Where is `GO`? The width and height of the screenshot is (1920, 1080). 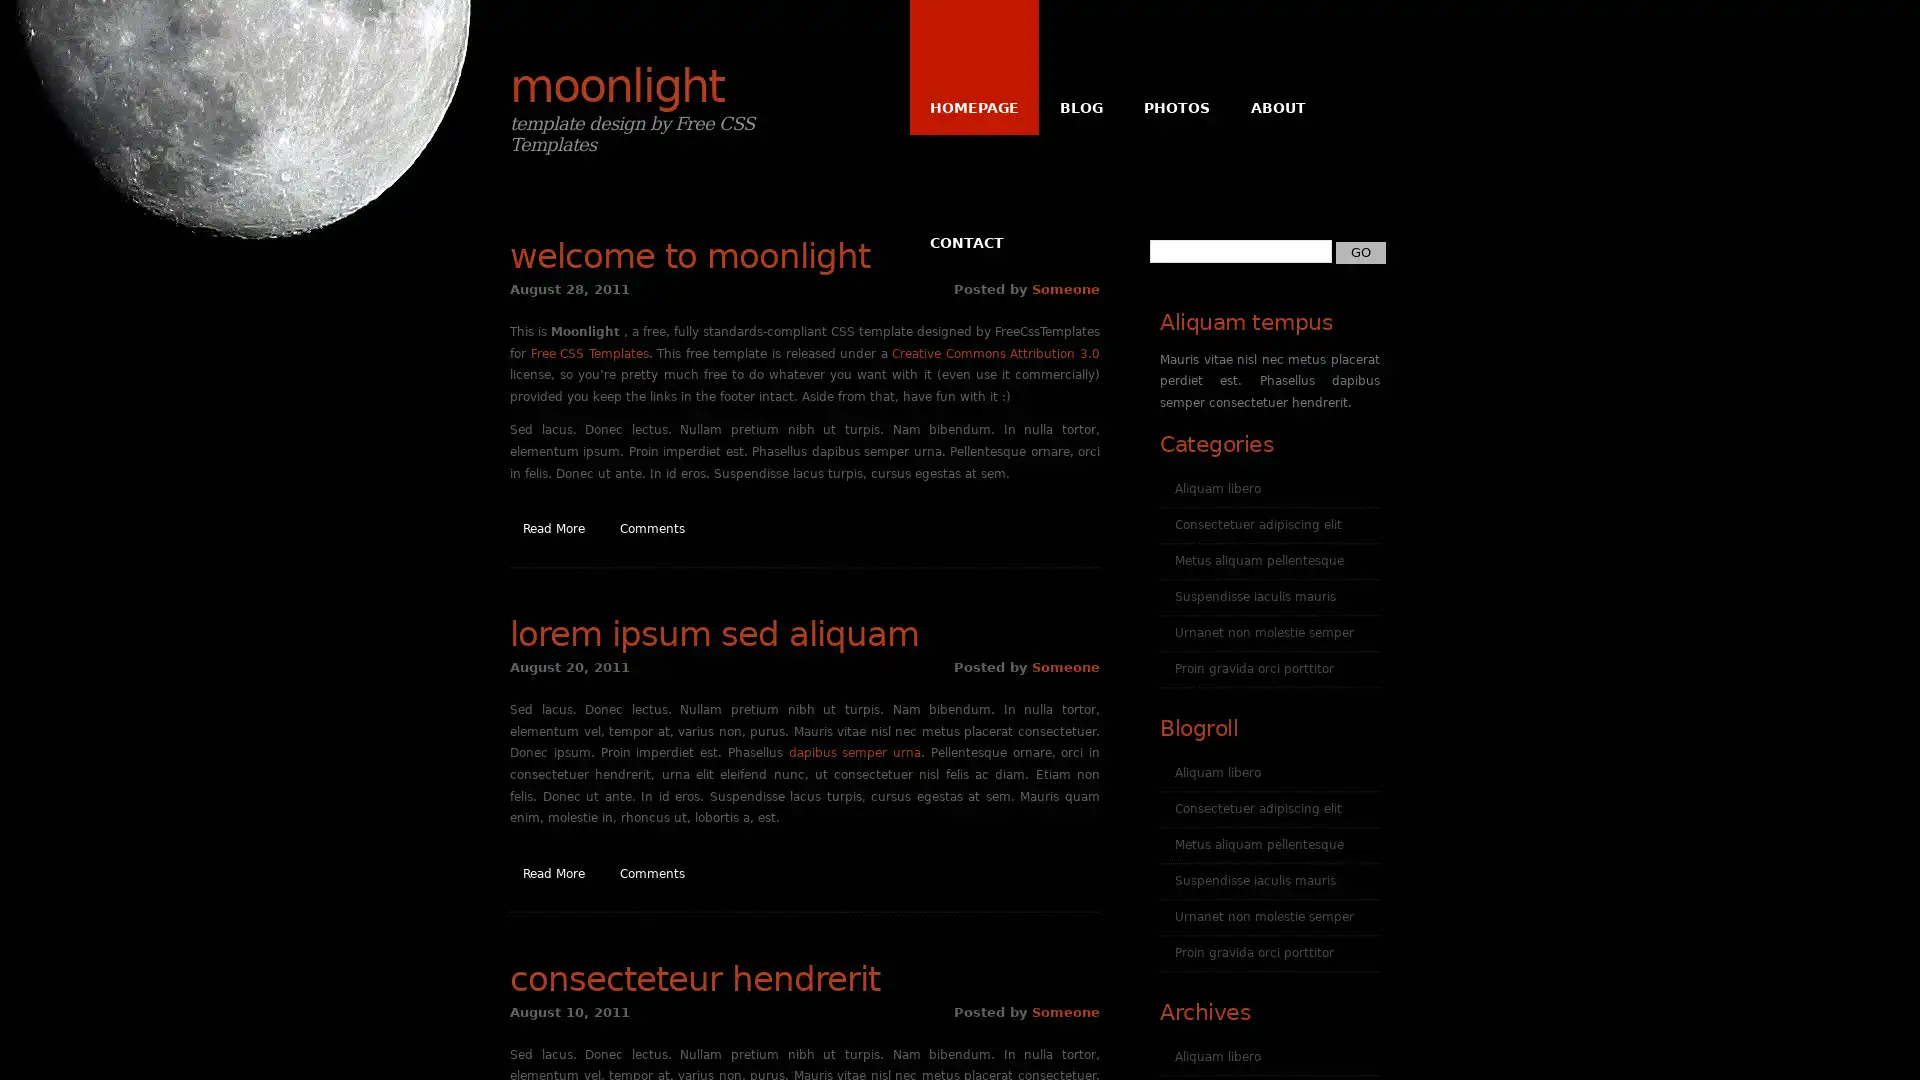
GO is located at coordinates (1360, 250).